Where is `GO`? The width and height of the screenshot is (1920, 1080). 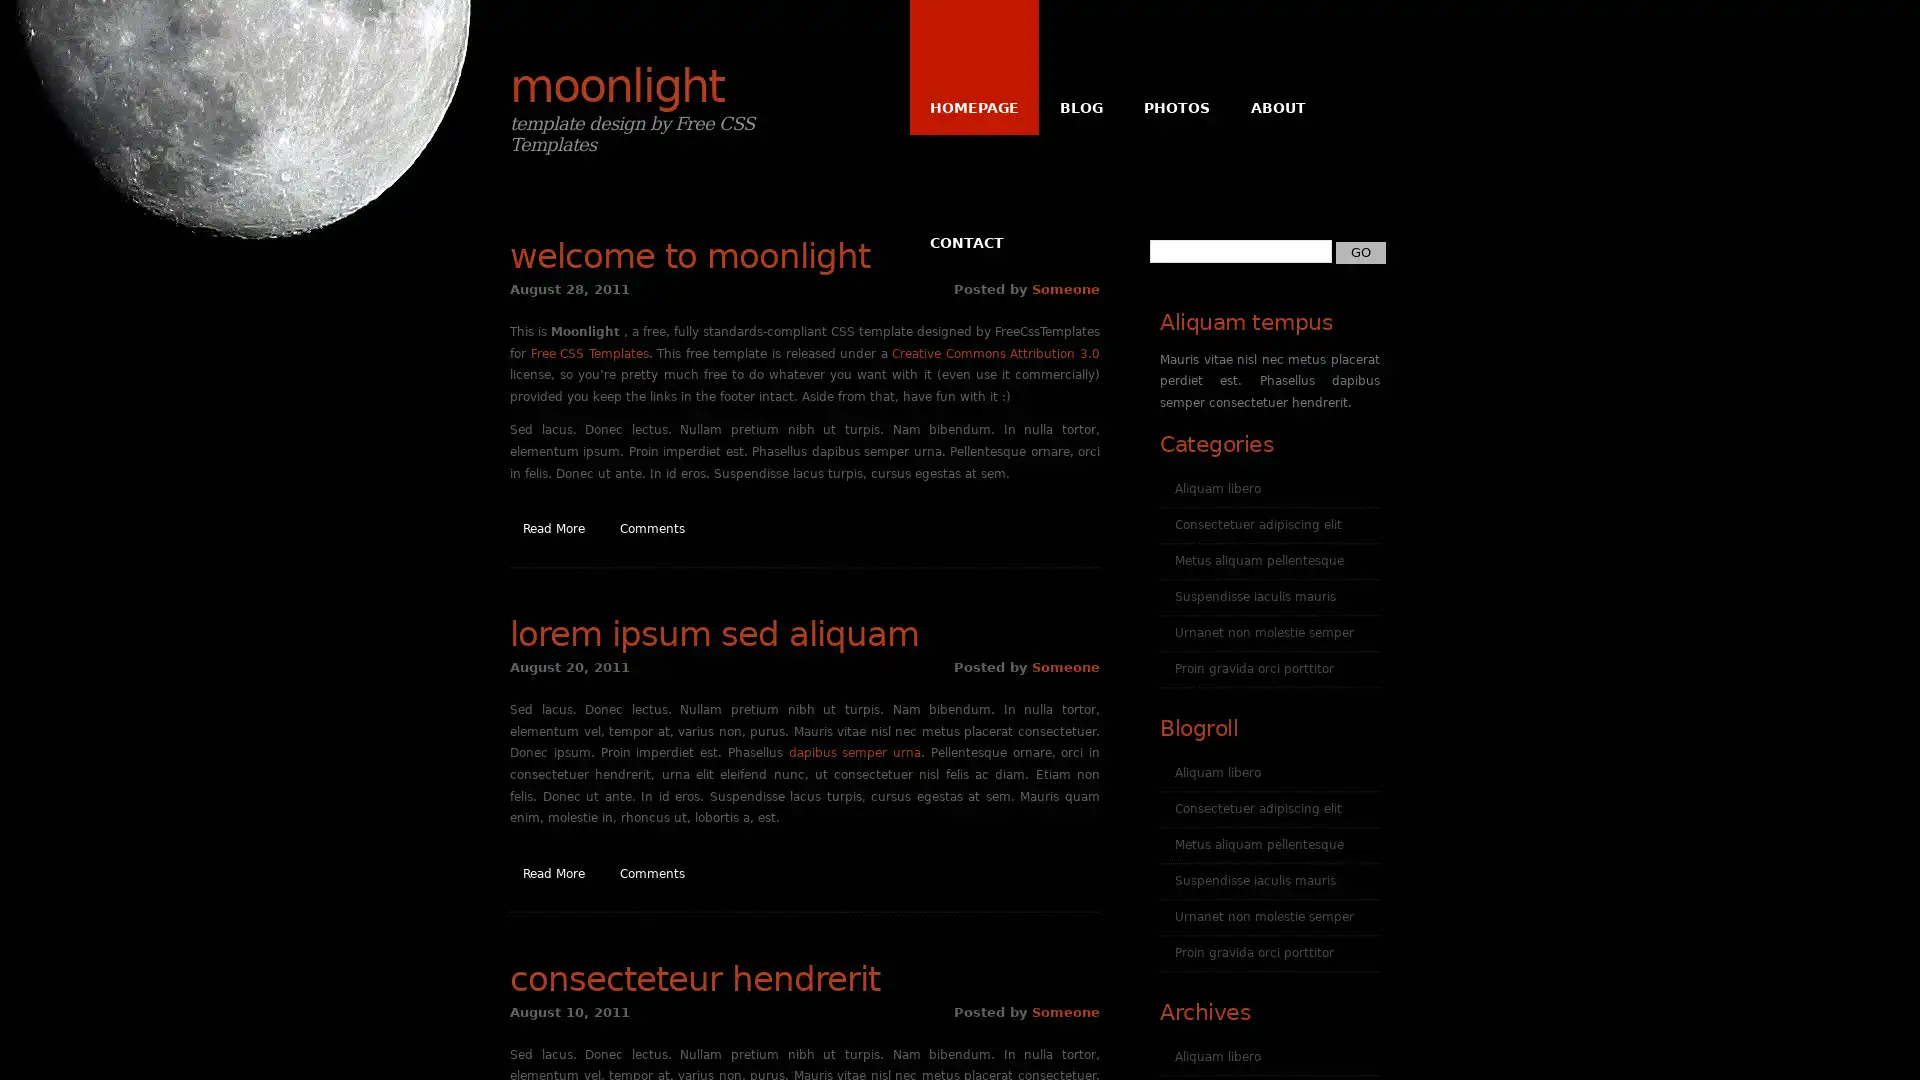
GO is located at coordinates (1360, 250).